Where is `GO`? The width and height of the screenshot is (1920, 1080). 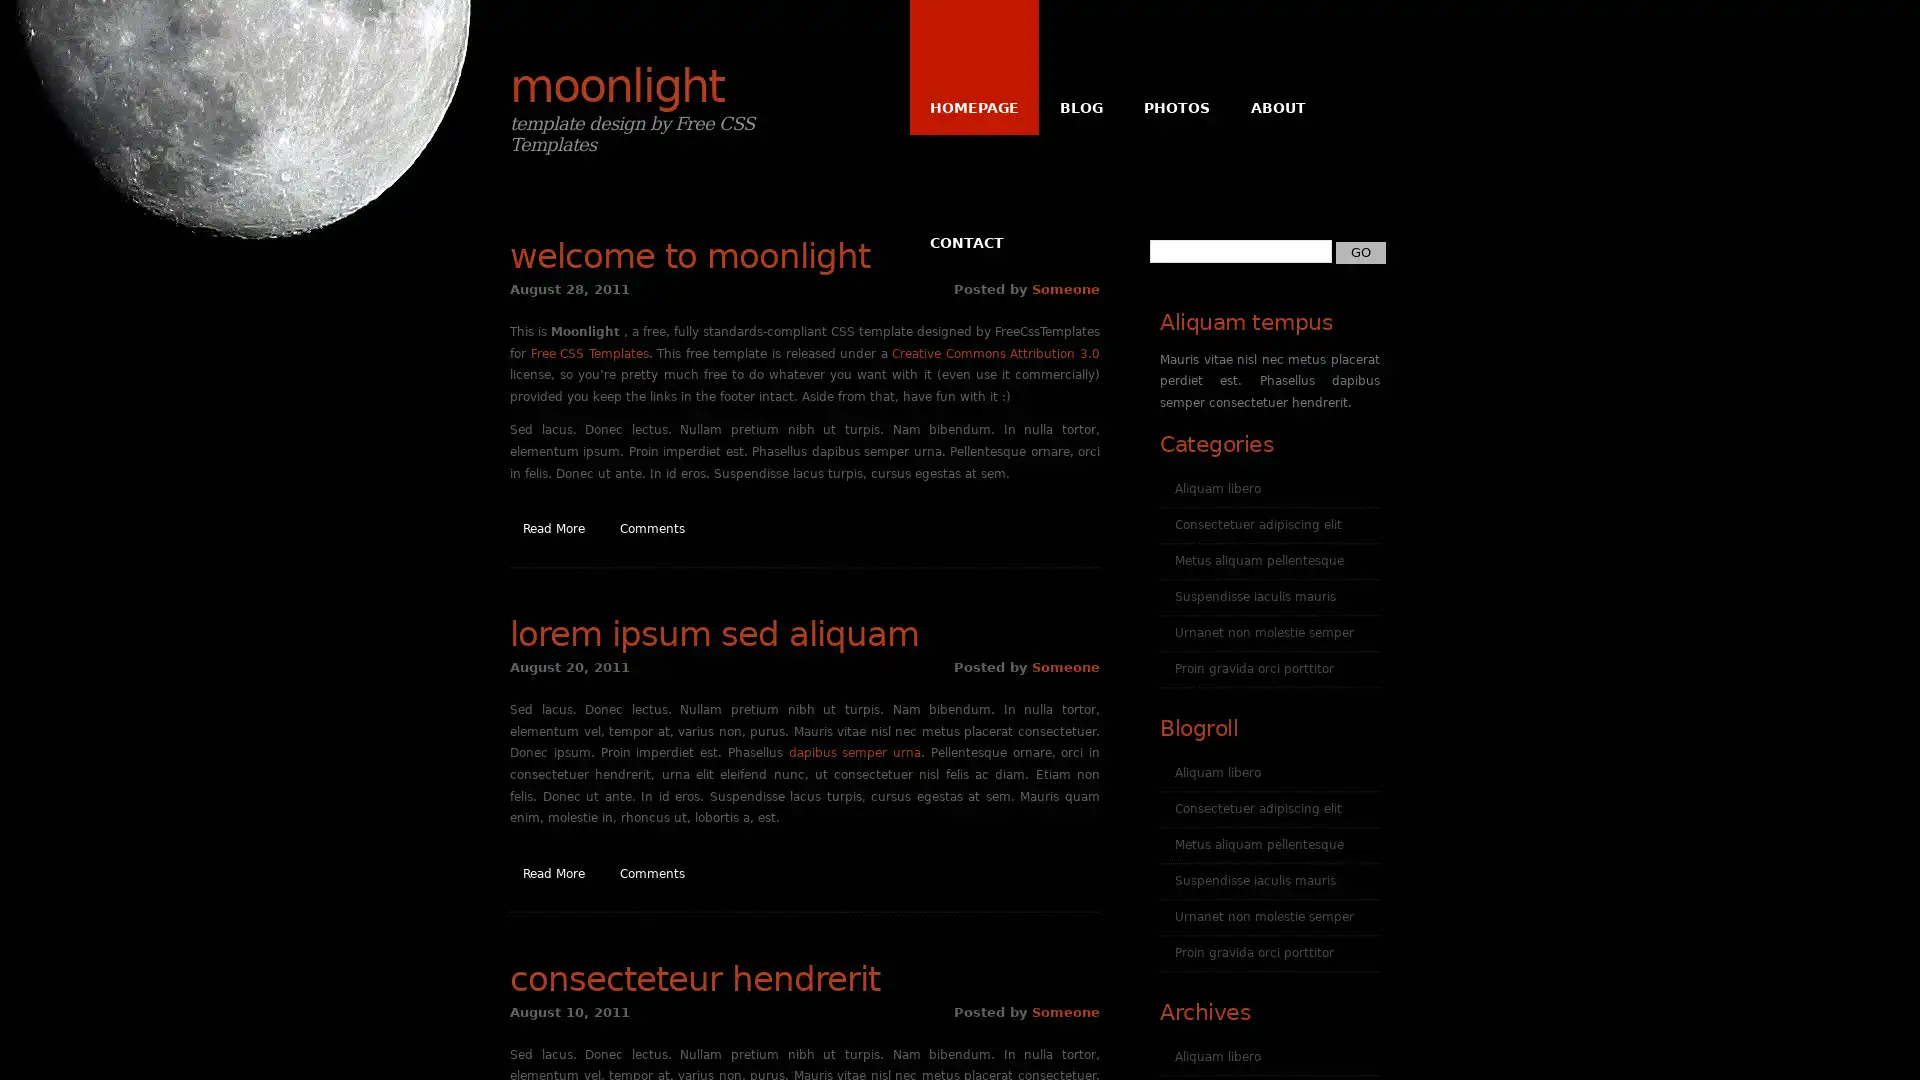
GO is located at coordinates (1360, 250).